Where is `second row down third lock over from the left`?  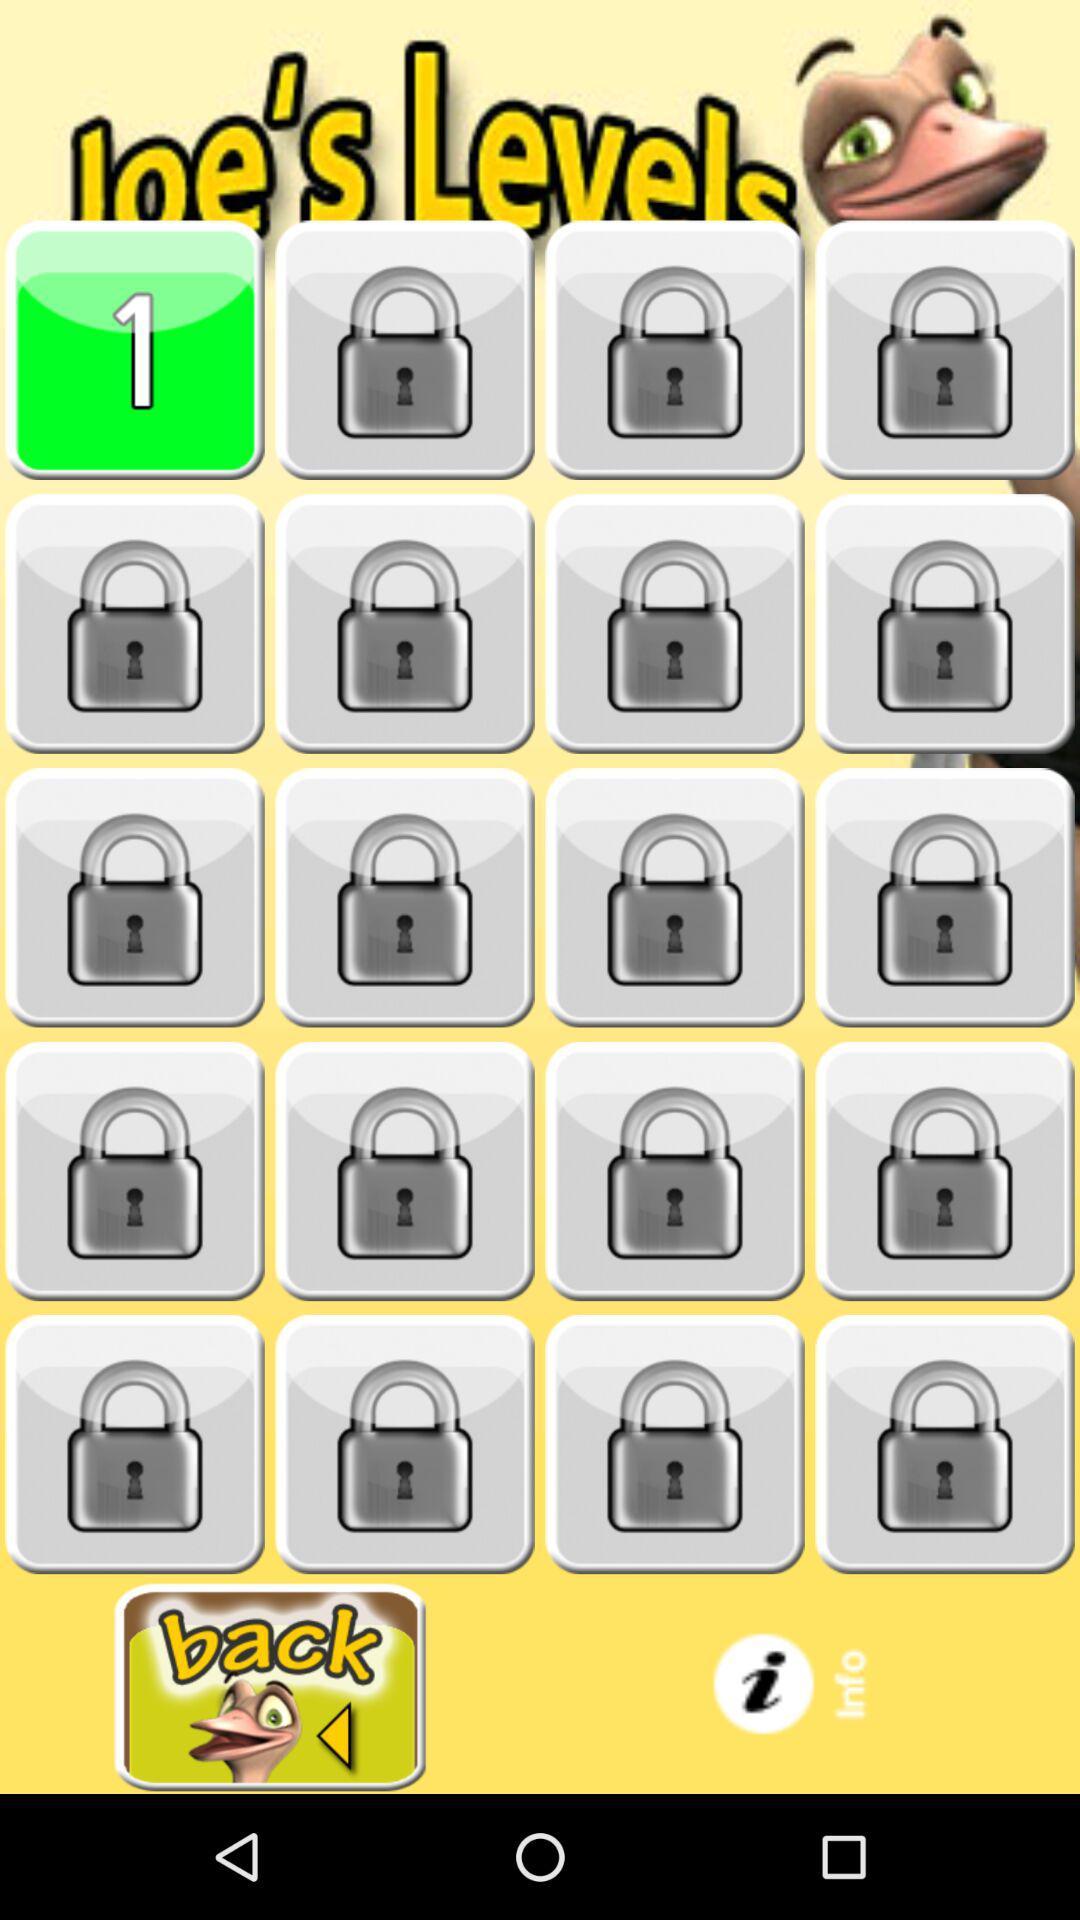
second row down third lock over from the left is located at coordinates (675, 623).